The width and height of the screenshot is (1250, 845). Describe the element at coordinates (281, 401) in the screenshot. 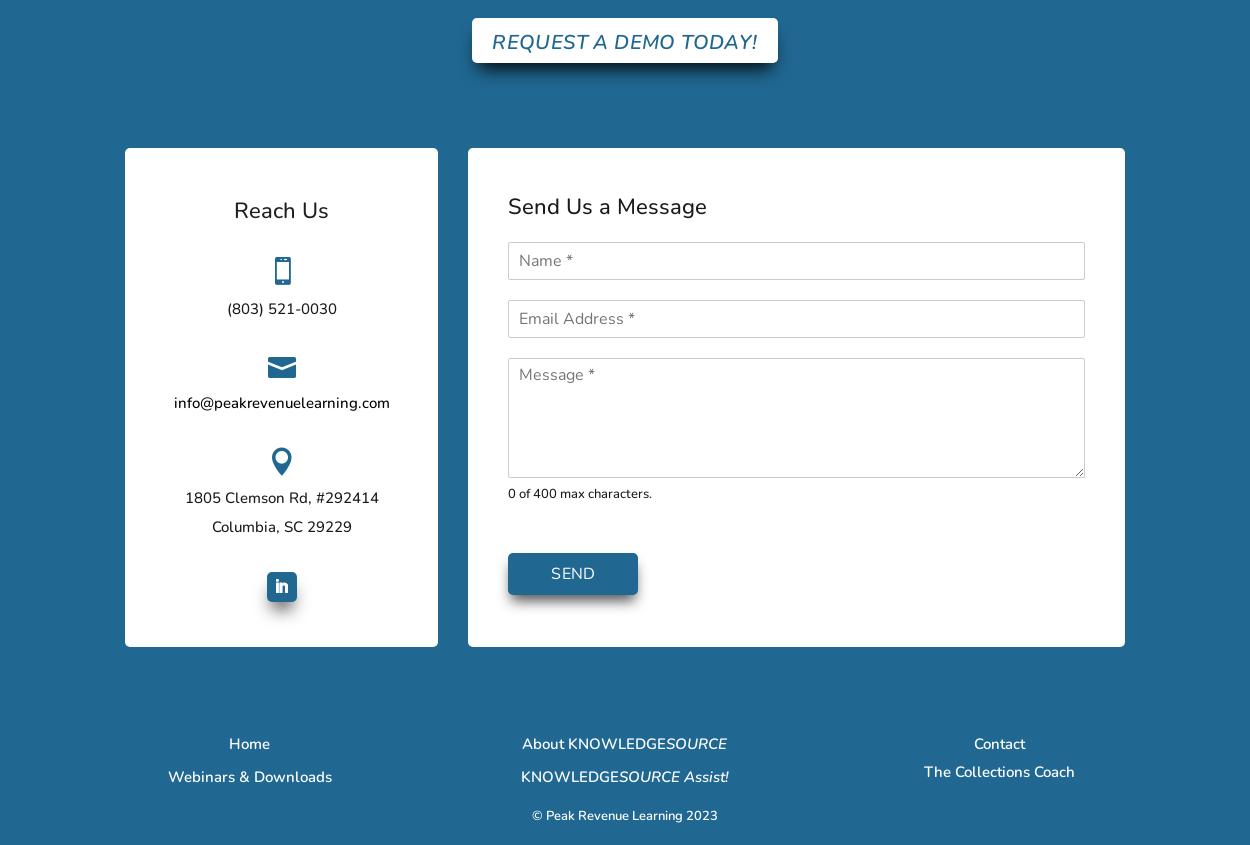

I see `'info@peakrevenuelearning.com'` at that location.